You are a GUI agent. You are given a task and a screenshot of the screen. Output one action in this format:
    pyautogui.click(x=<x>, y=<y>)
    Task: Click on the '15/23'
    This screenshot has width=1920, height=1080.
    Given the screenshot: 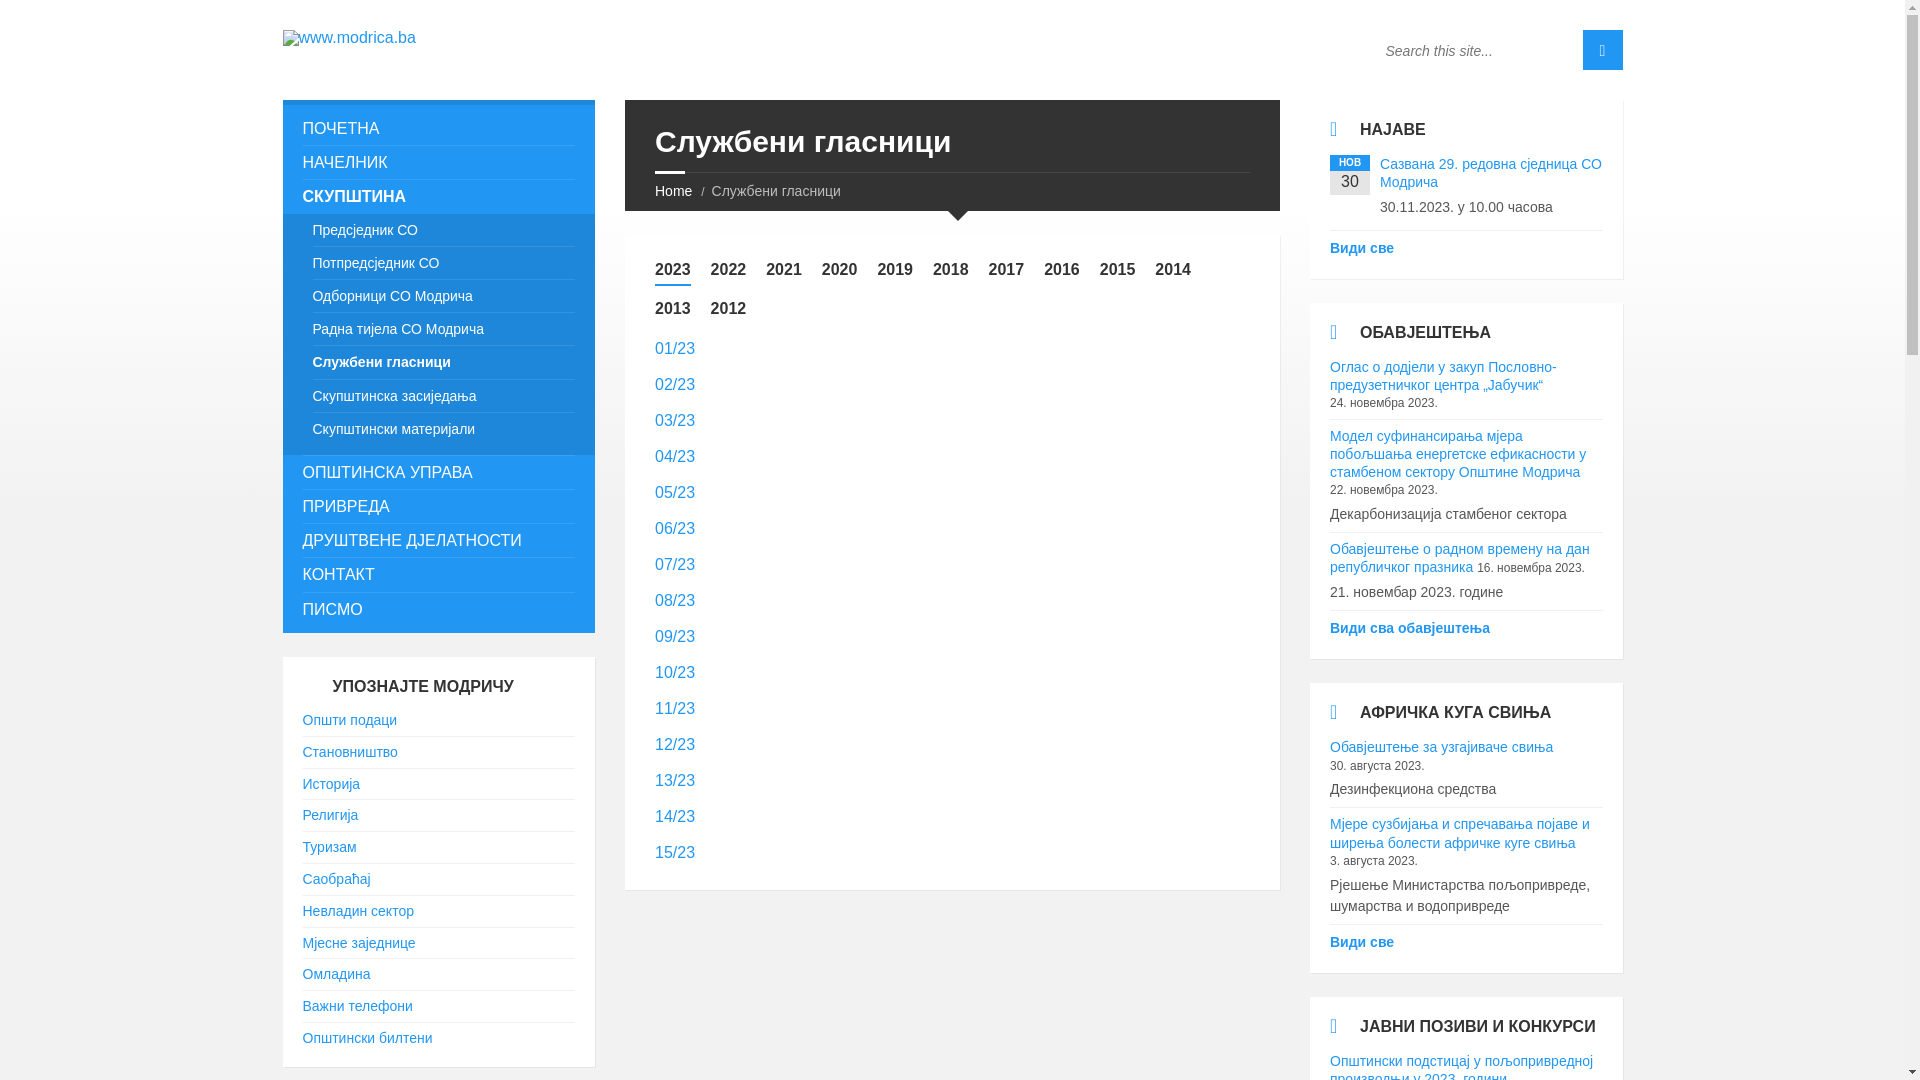 What is the action you would take?
    pyautogui.click(x=654, y=852)
    